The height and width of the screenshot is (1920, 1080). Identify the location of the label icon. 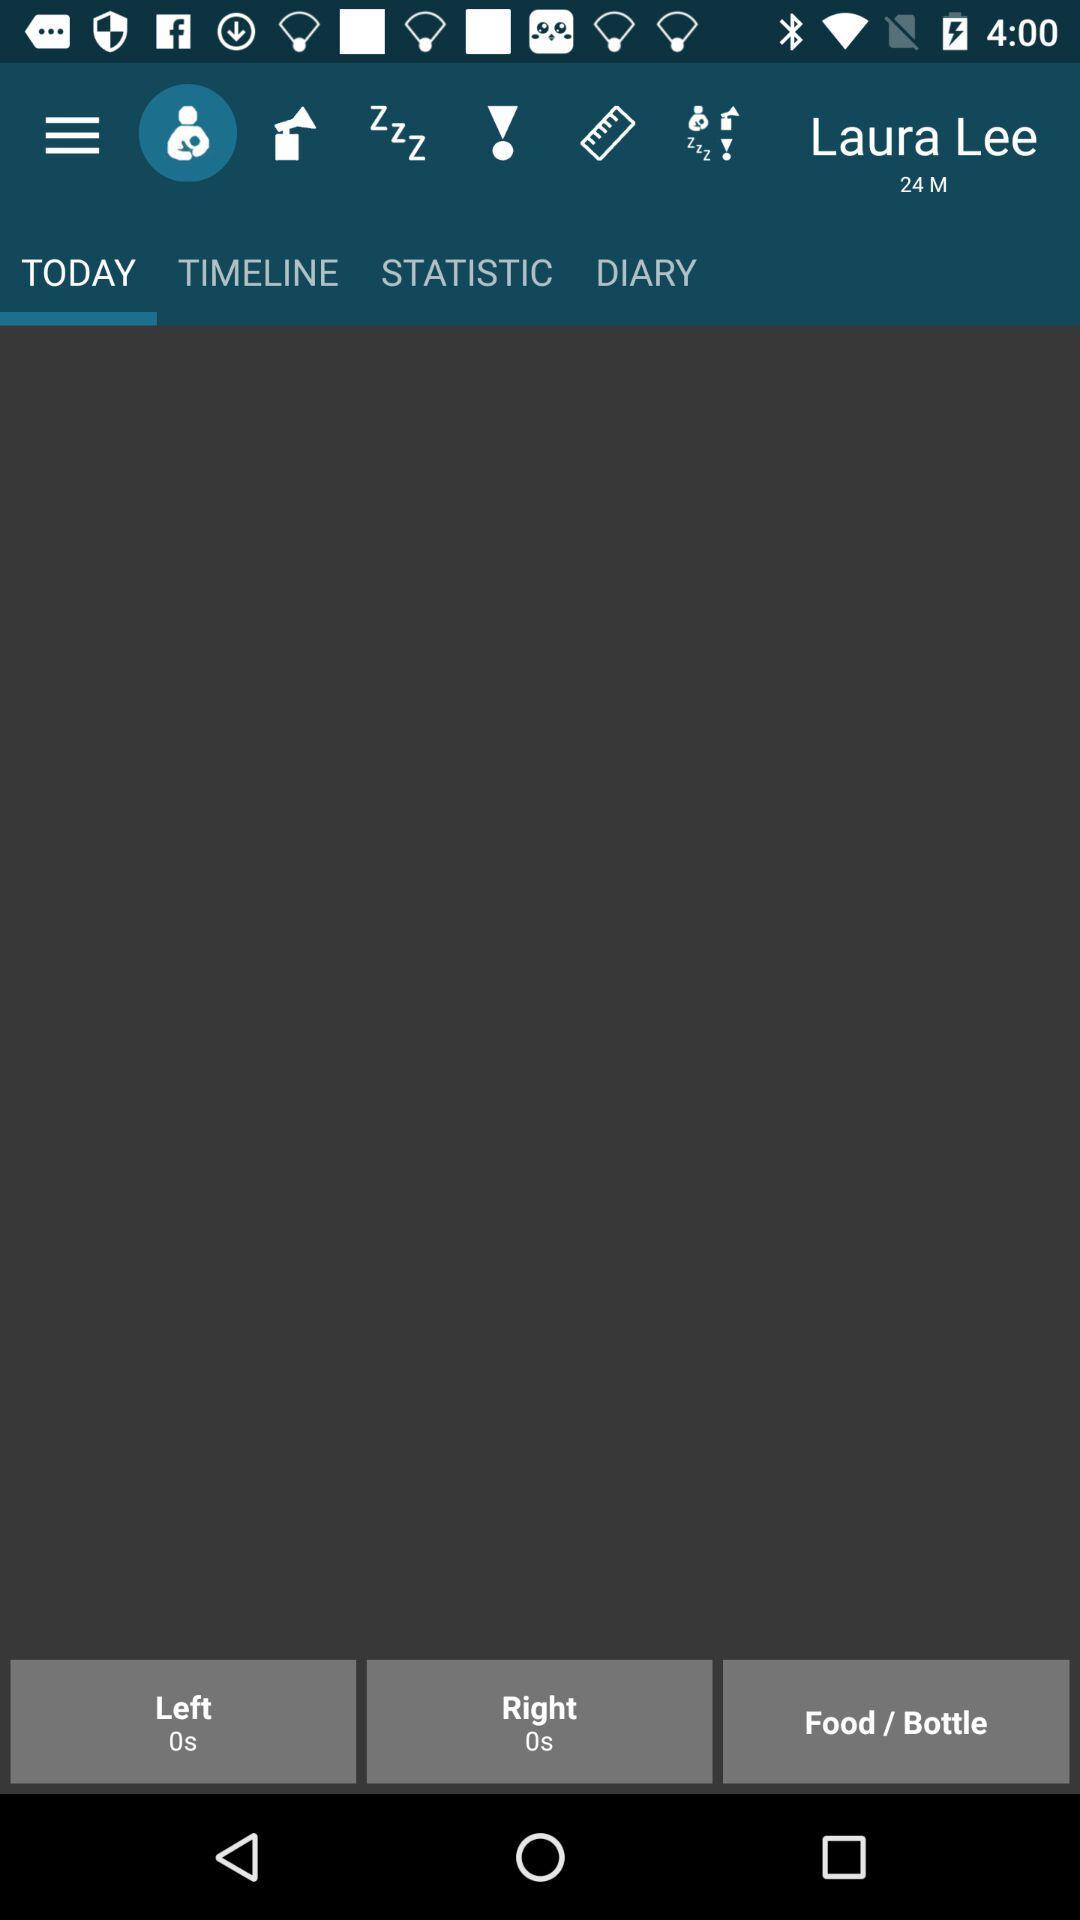
(606, 131).